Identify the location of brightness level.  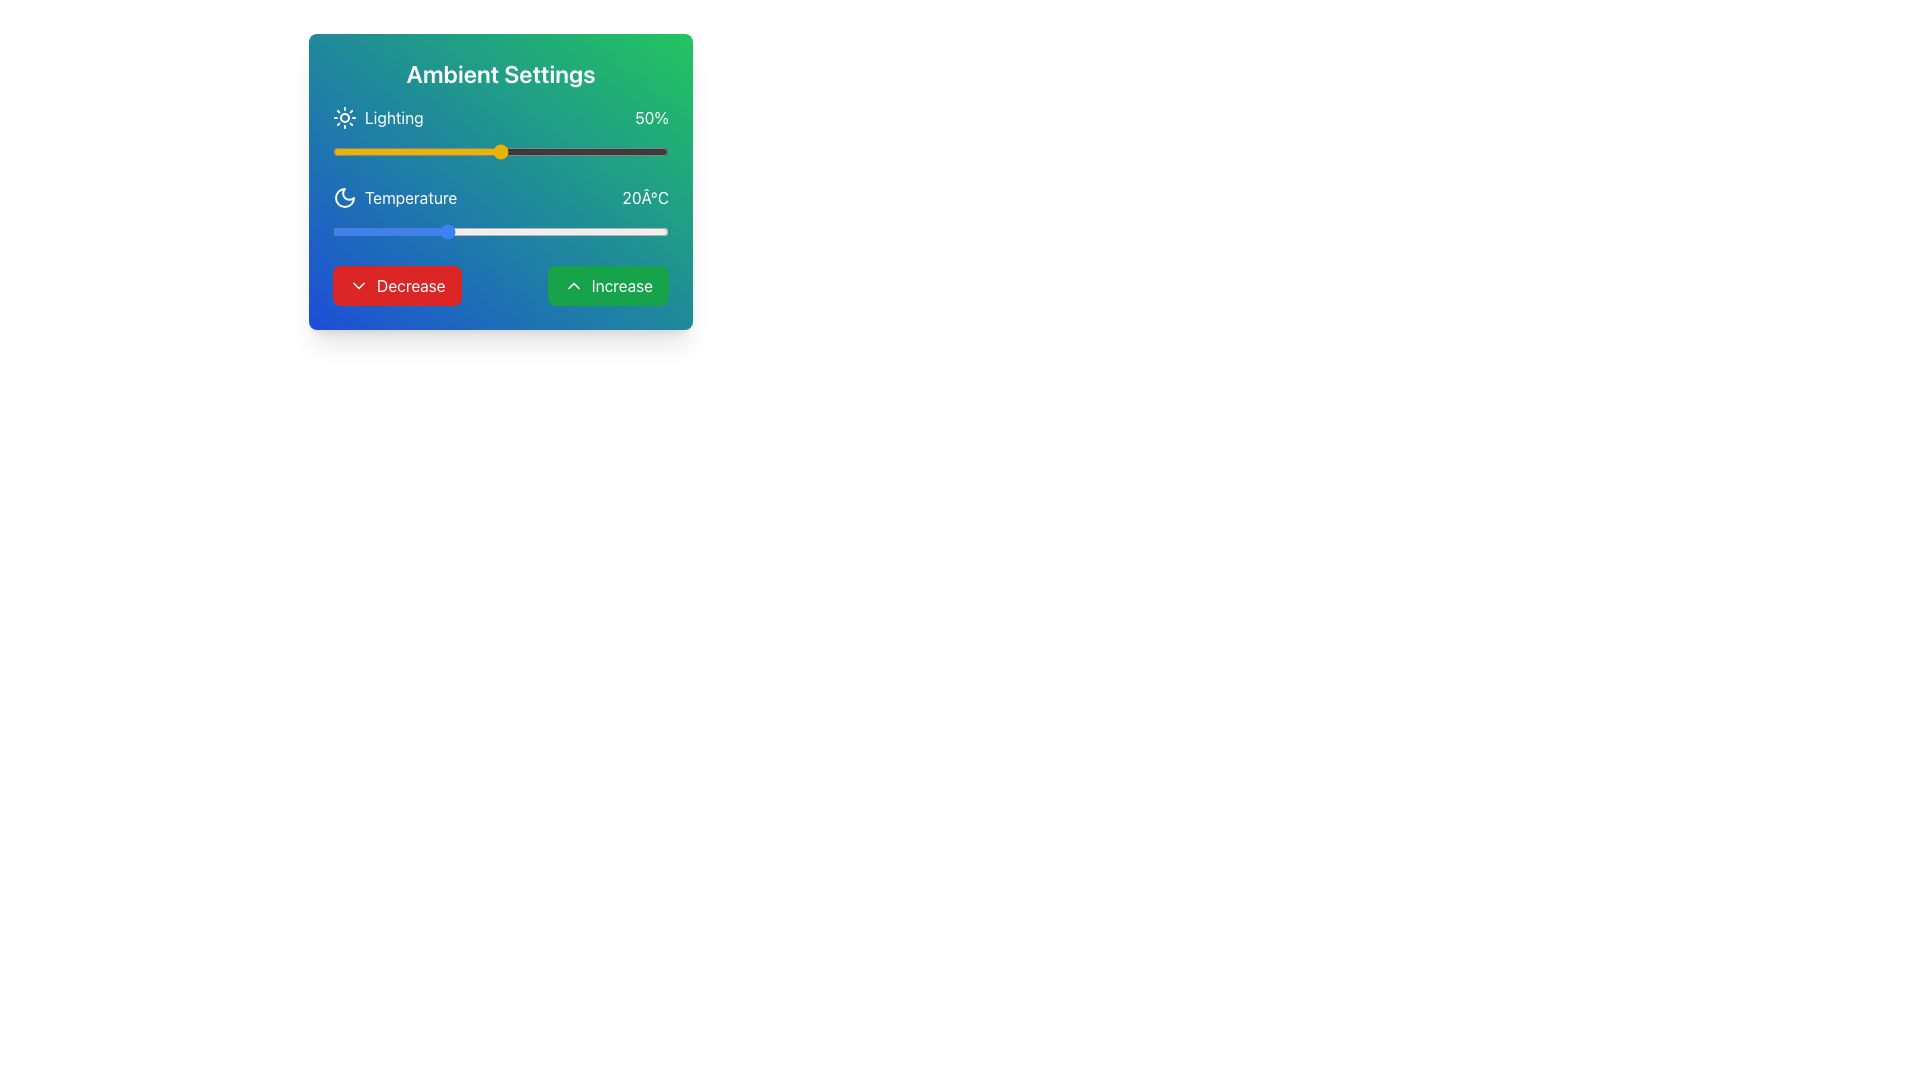
(514, 150).